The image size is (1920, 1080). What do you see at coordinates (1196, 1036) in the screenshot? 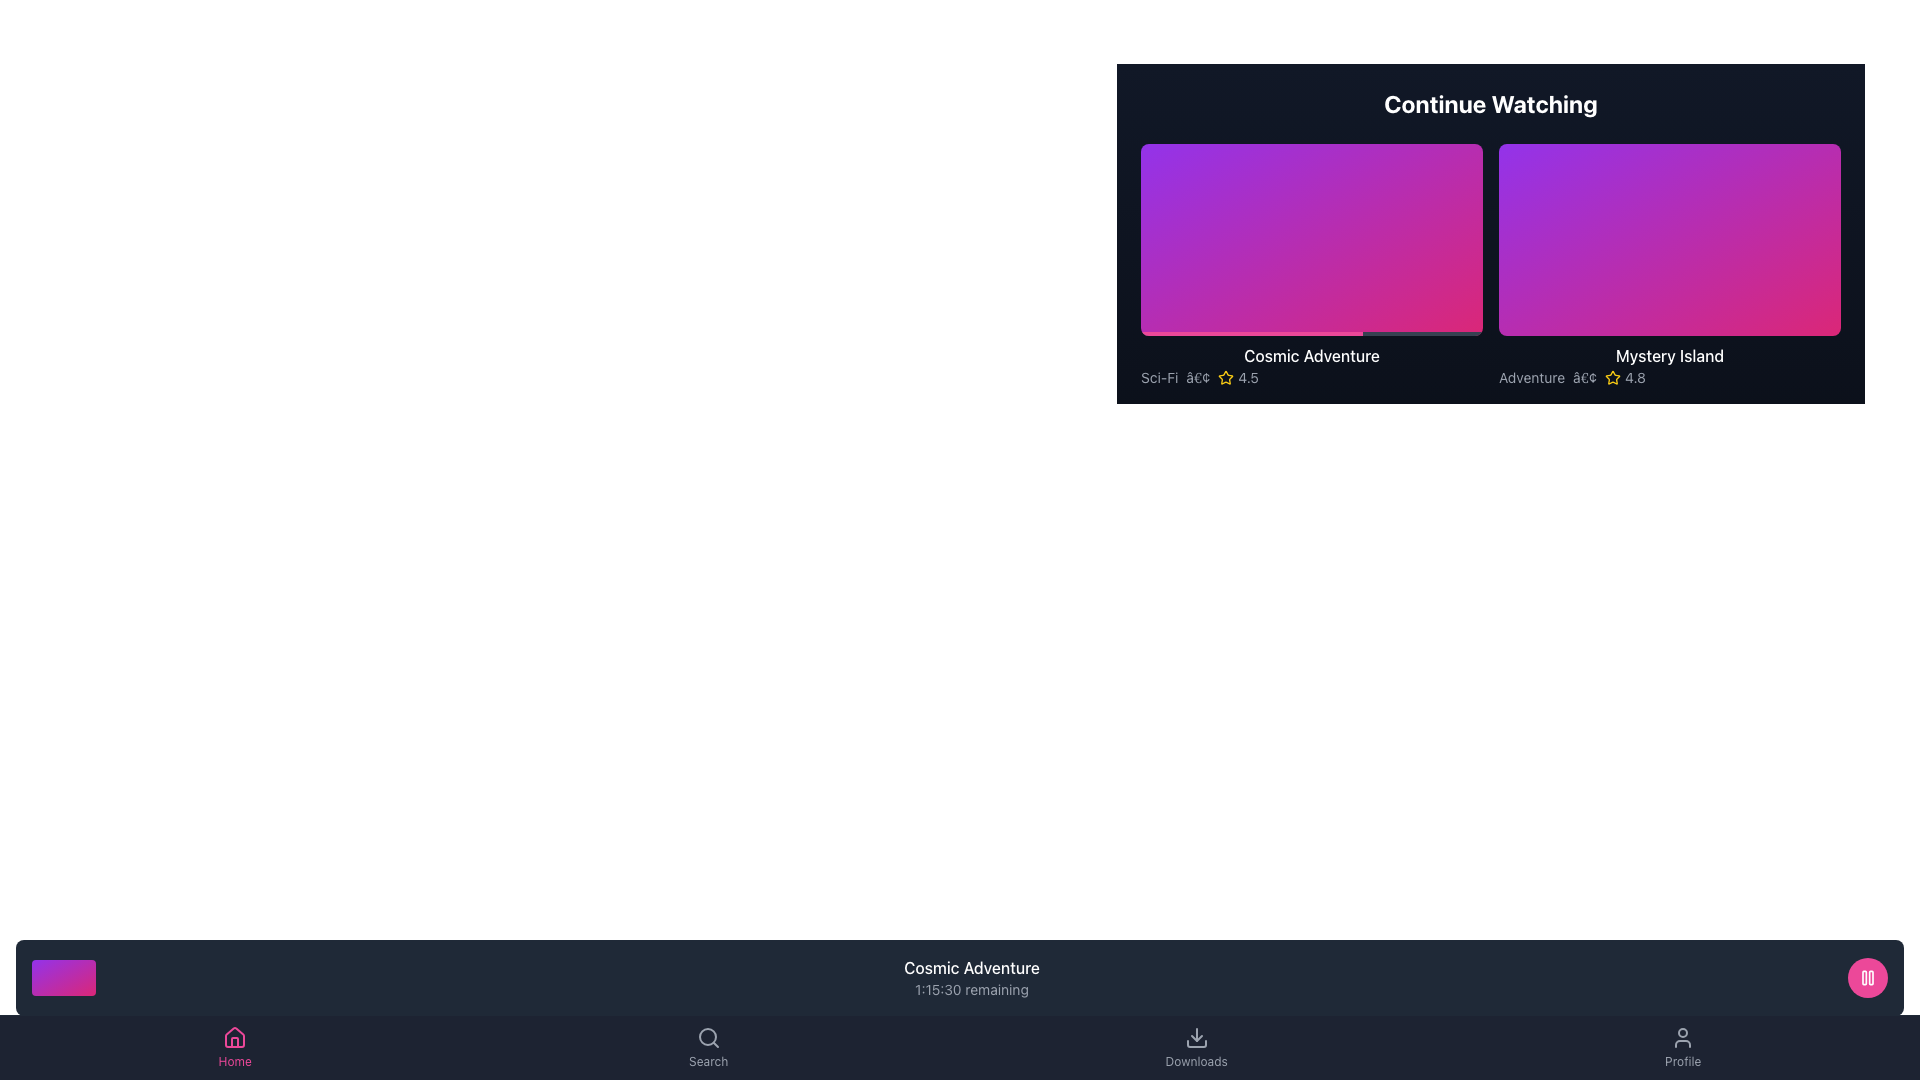
I see `the downward-pointing arrow icon within the 'Downloads' button for a visual response` at bounding box center [1196, 1036].